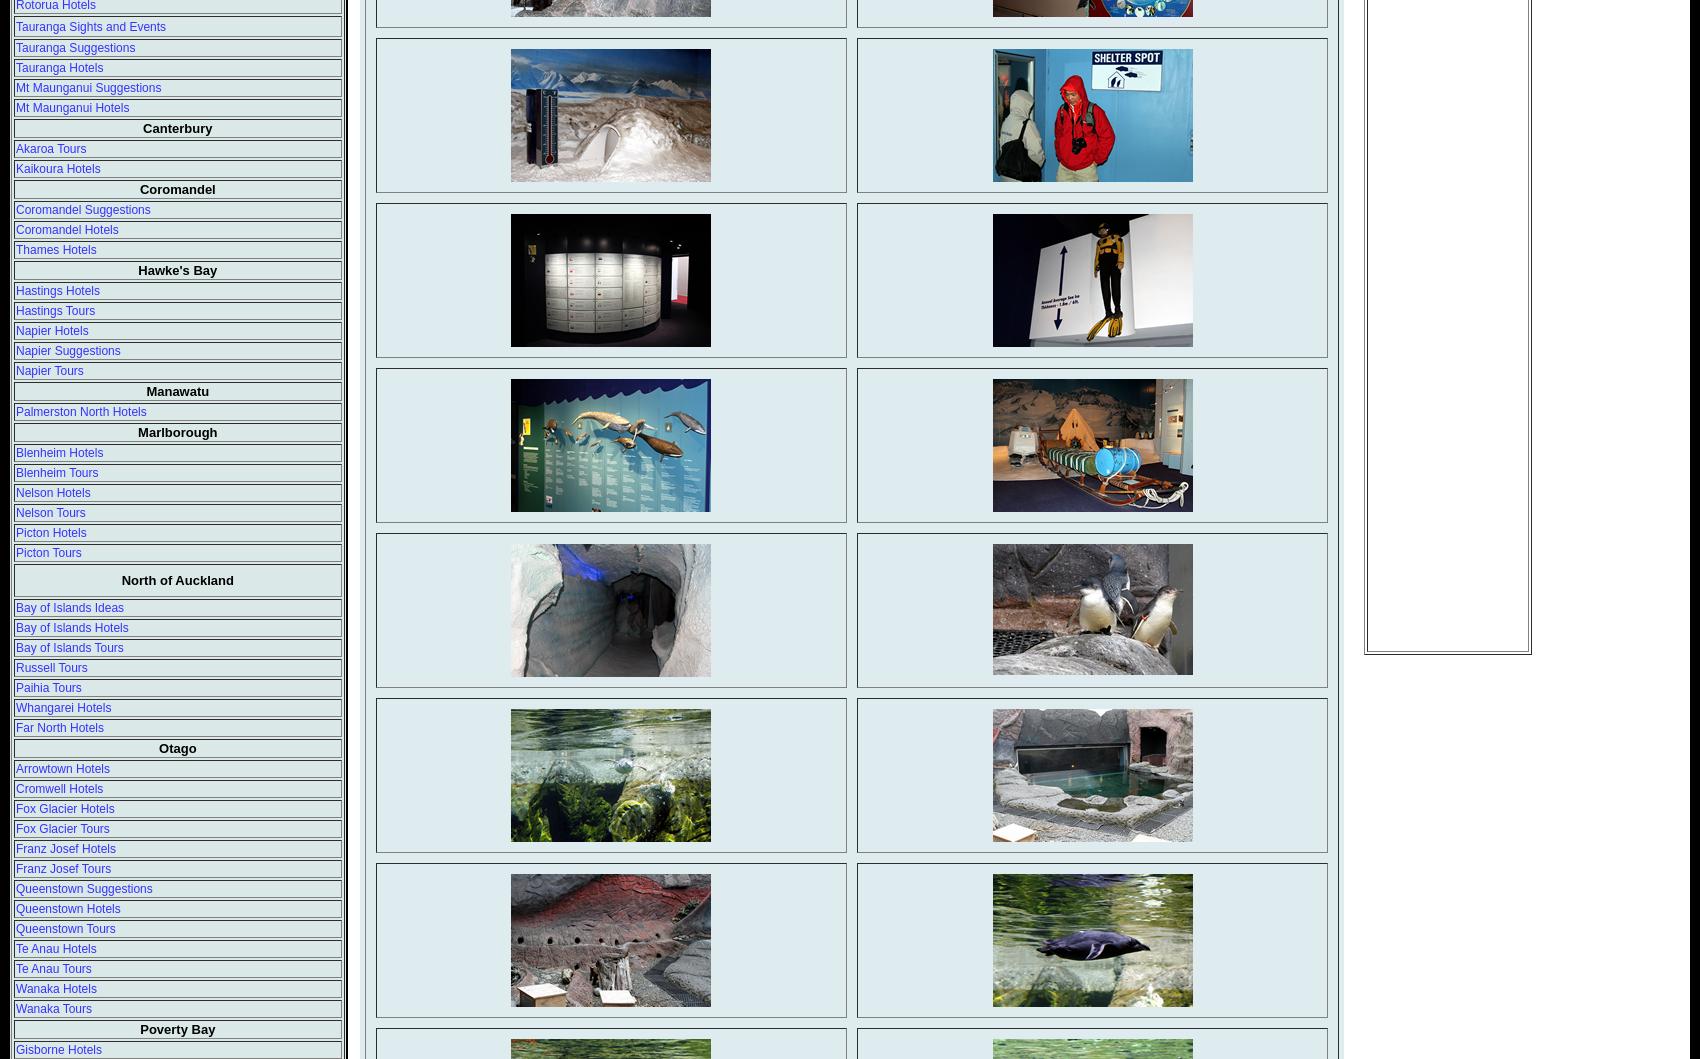  I want to click on 'Fox 
          Glacier Tours', so click(62, 827).